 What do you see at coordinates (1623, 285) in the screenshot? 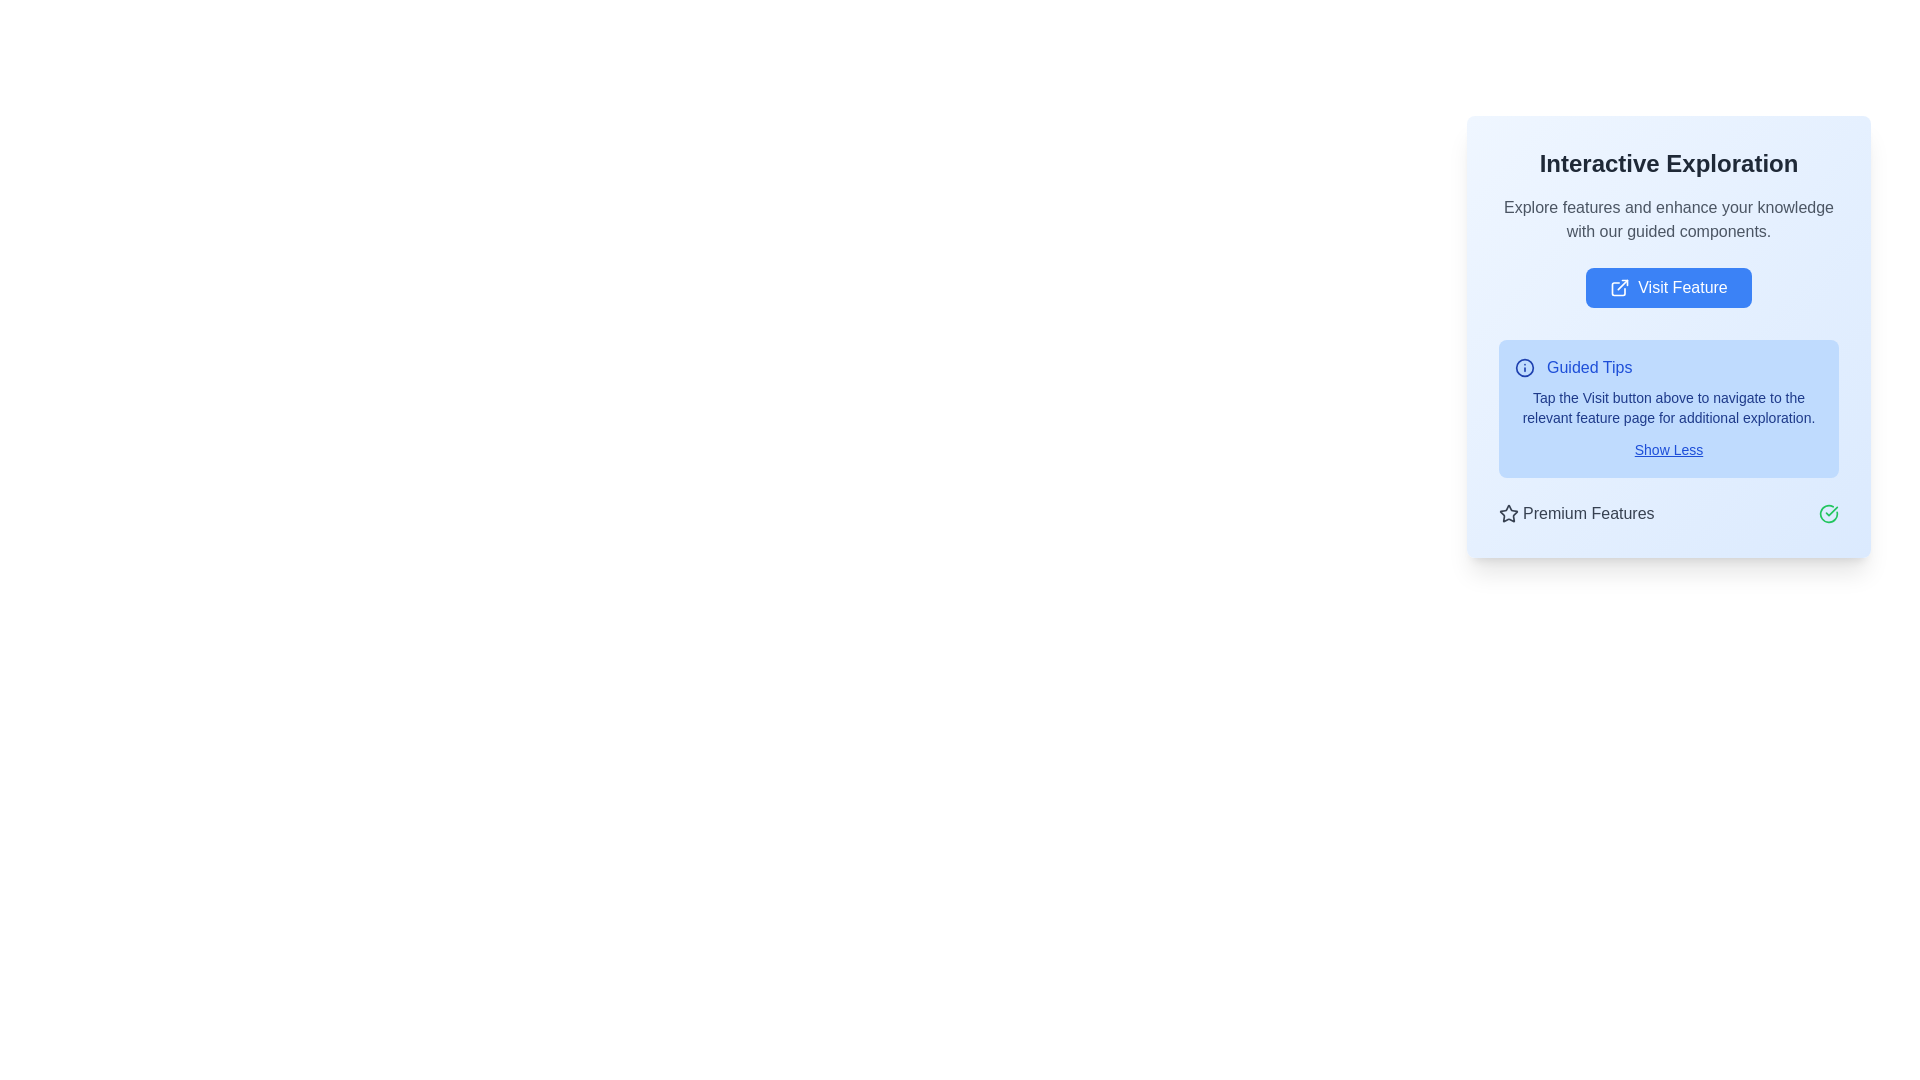
I see `the second visual element of the SVG icon representing an external link, which is located near the top-left of the blue 'Visit Feature' button` at bounding box center [1623, 285].